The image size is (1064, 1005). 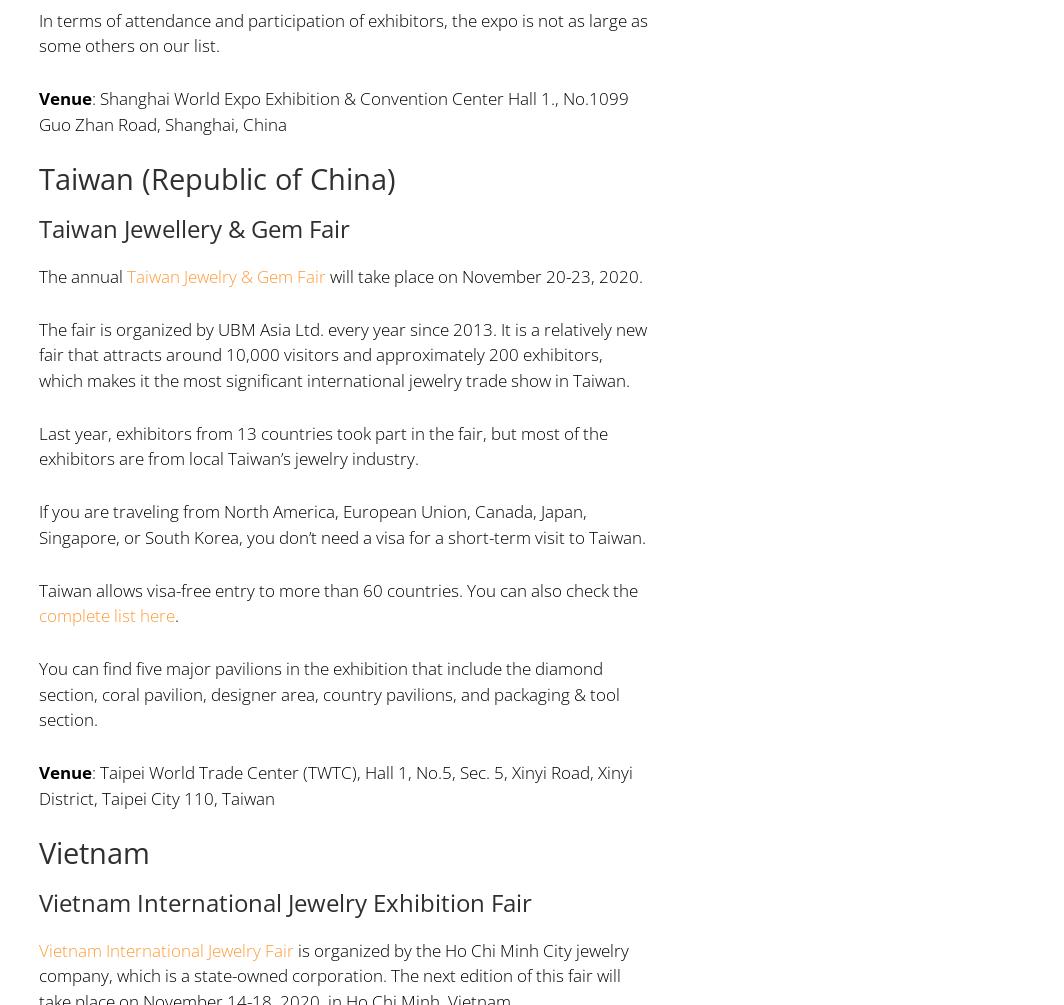 I want to click on 'Taiwan allows visa-free entry to more than 60 countries. You can also check the', so click(x=37, y=588).